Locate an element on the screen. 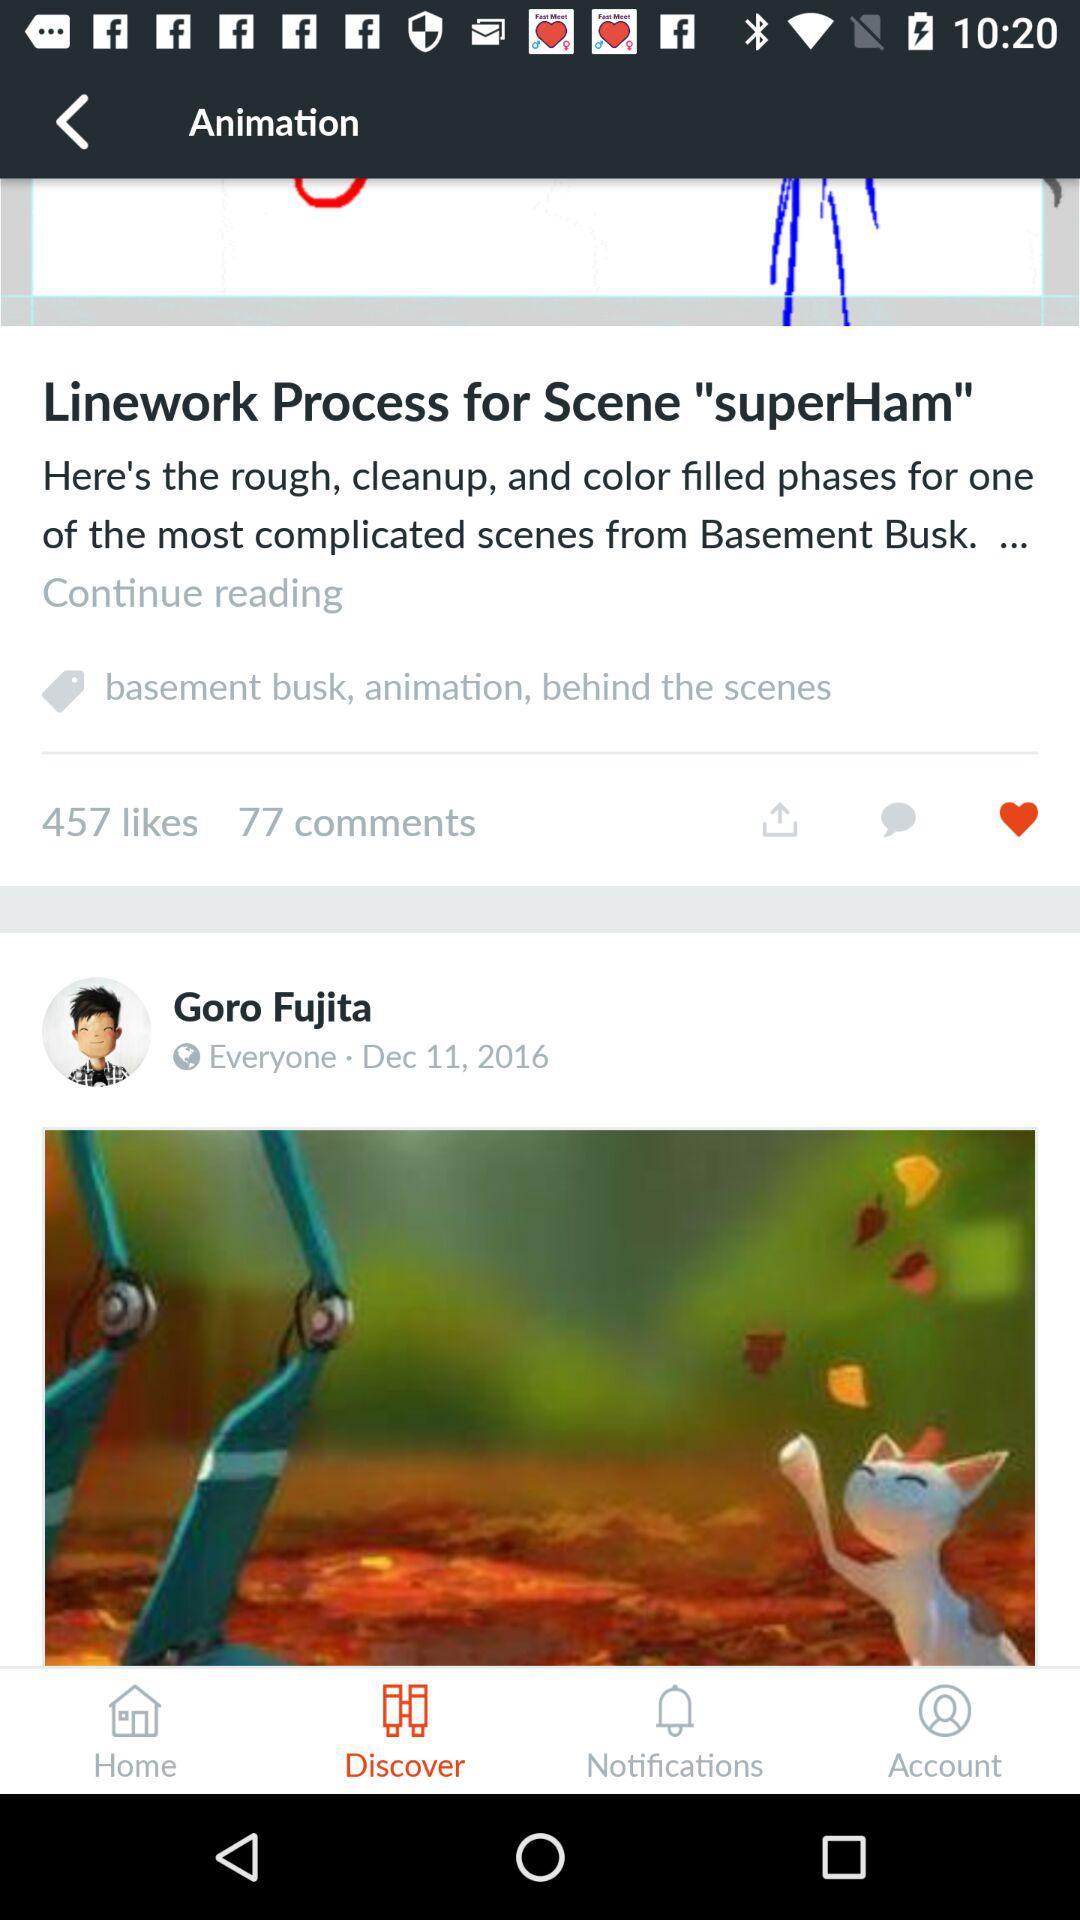  the icon next to the animation is located at coordinates (72, 119).